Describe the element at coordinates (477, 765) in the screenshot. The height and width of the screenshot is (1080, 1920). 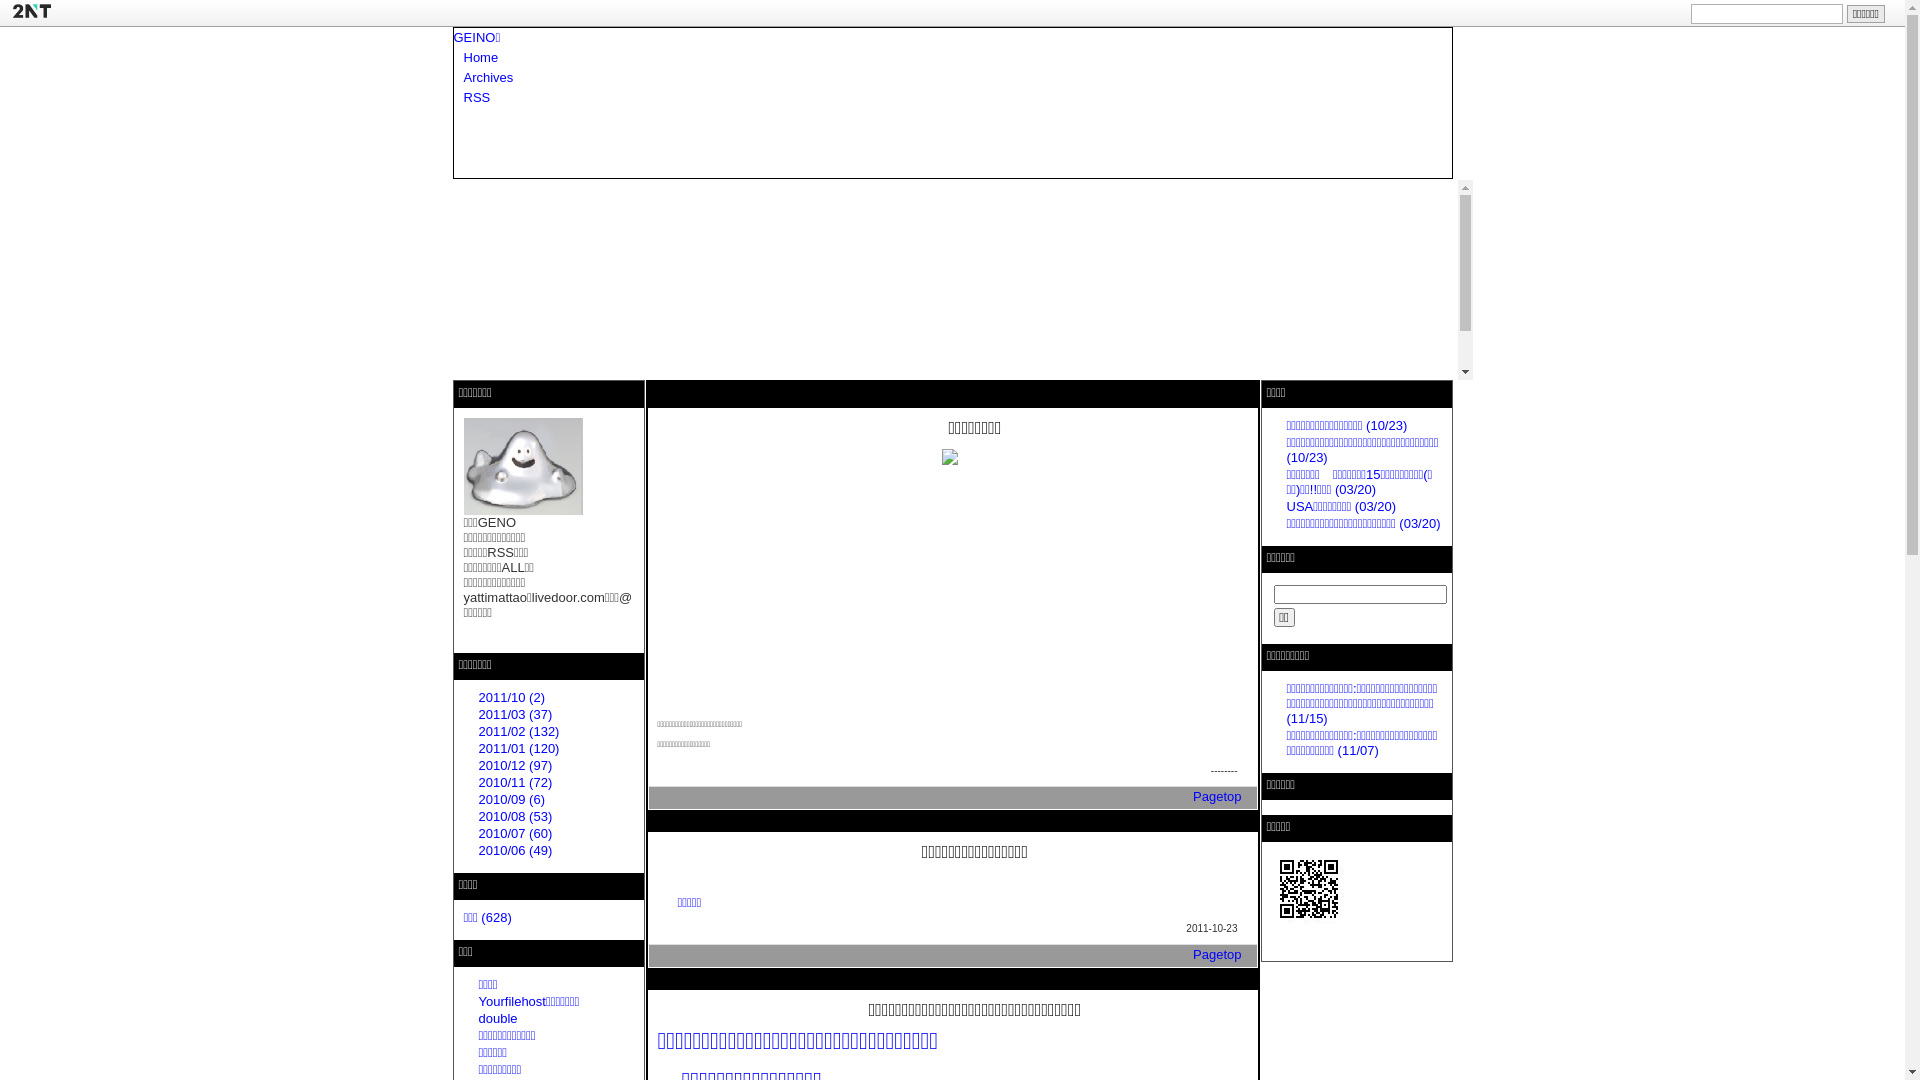
I see `'2010/12 (97)'` at that location.